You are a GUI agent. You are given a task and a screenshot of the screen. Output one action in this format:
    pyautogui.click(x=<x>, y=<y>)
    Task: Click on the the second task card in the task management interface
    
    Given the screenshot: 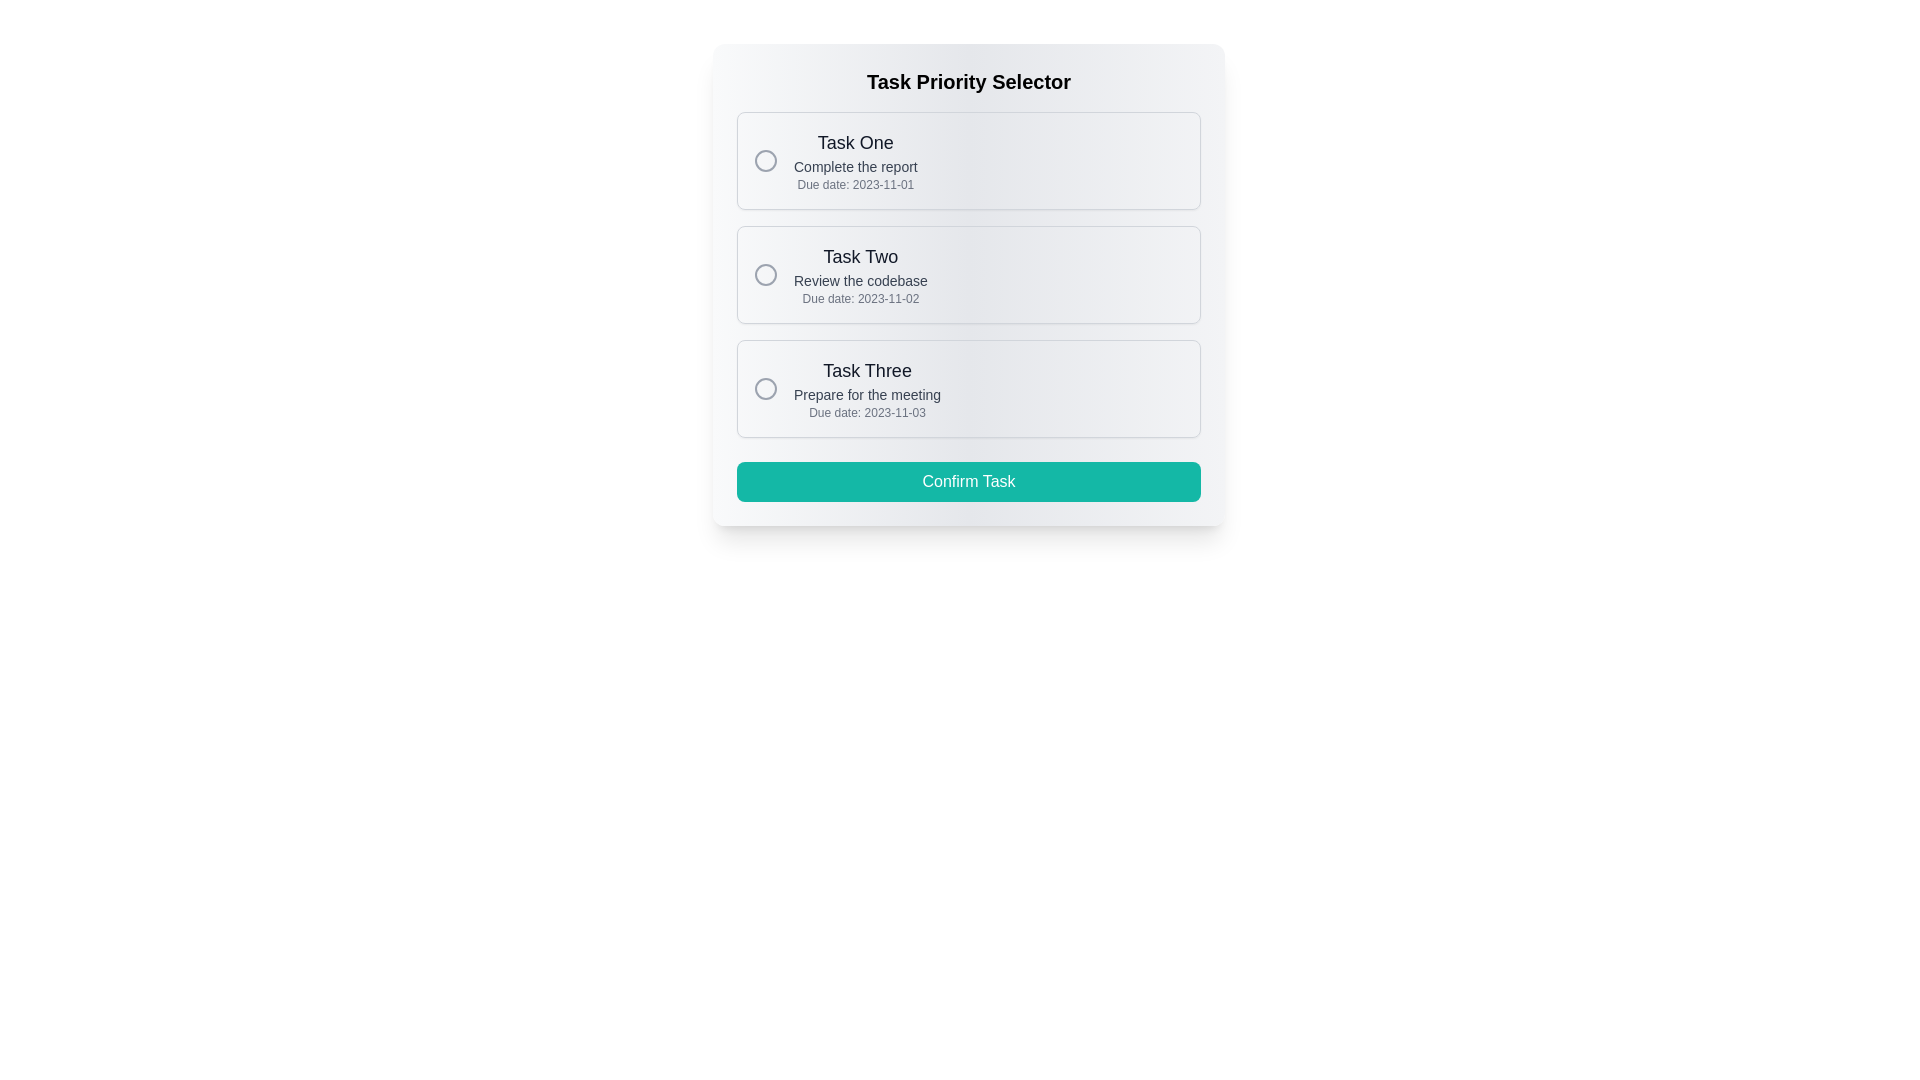 What is the action you would take?
    pyautogui.click(x=969, y=285)
    